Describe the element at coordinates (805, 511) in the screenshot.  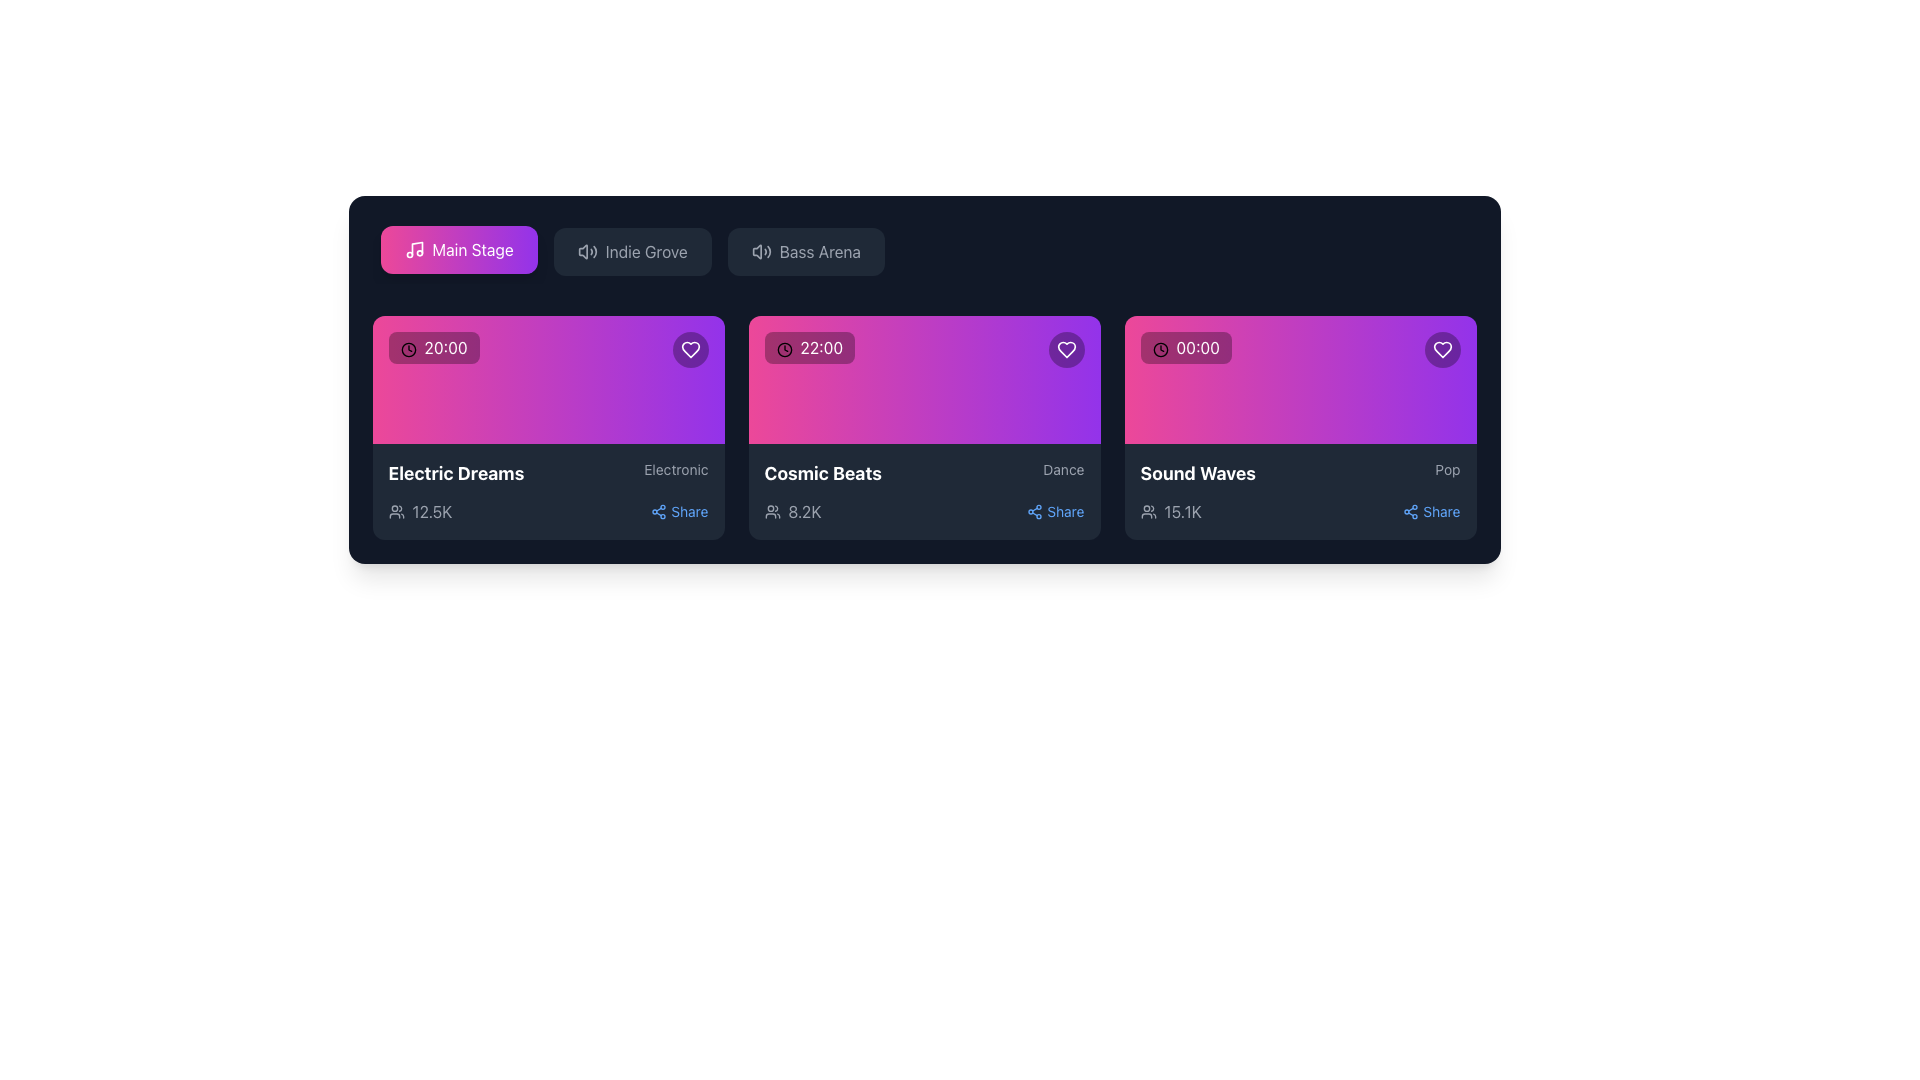
I see `number displayed on the text label indicating the count of attendees for the 'Cosmic Beats' event, located at the bottom of the second card in the grid layout` at that location.